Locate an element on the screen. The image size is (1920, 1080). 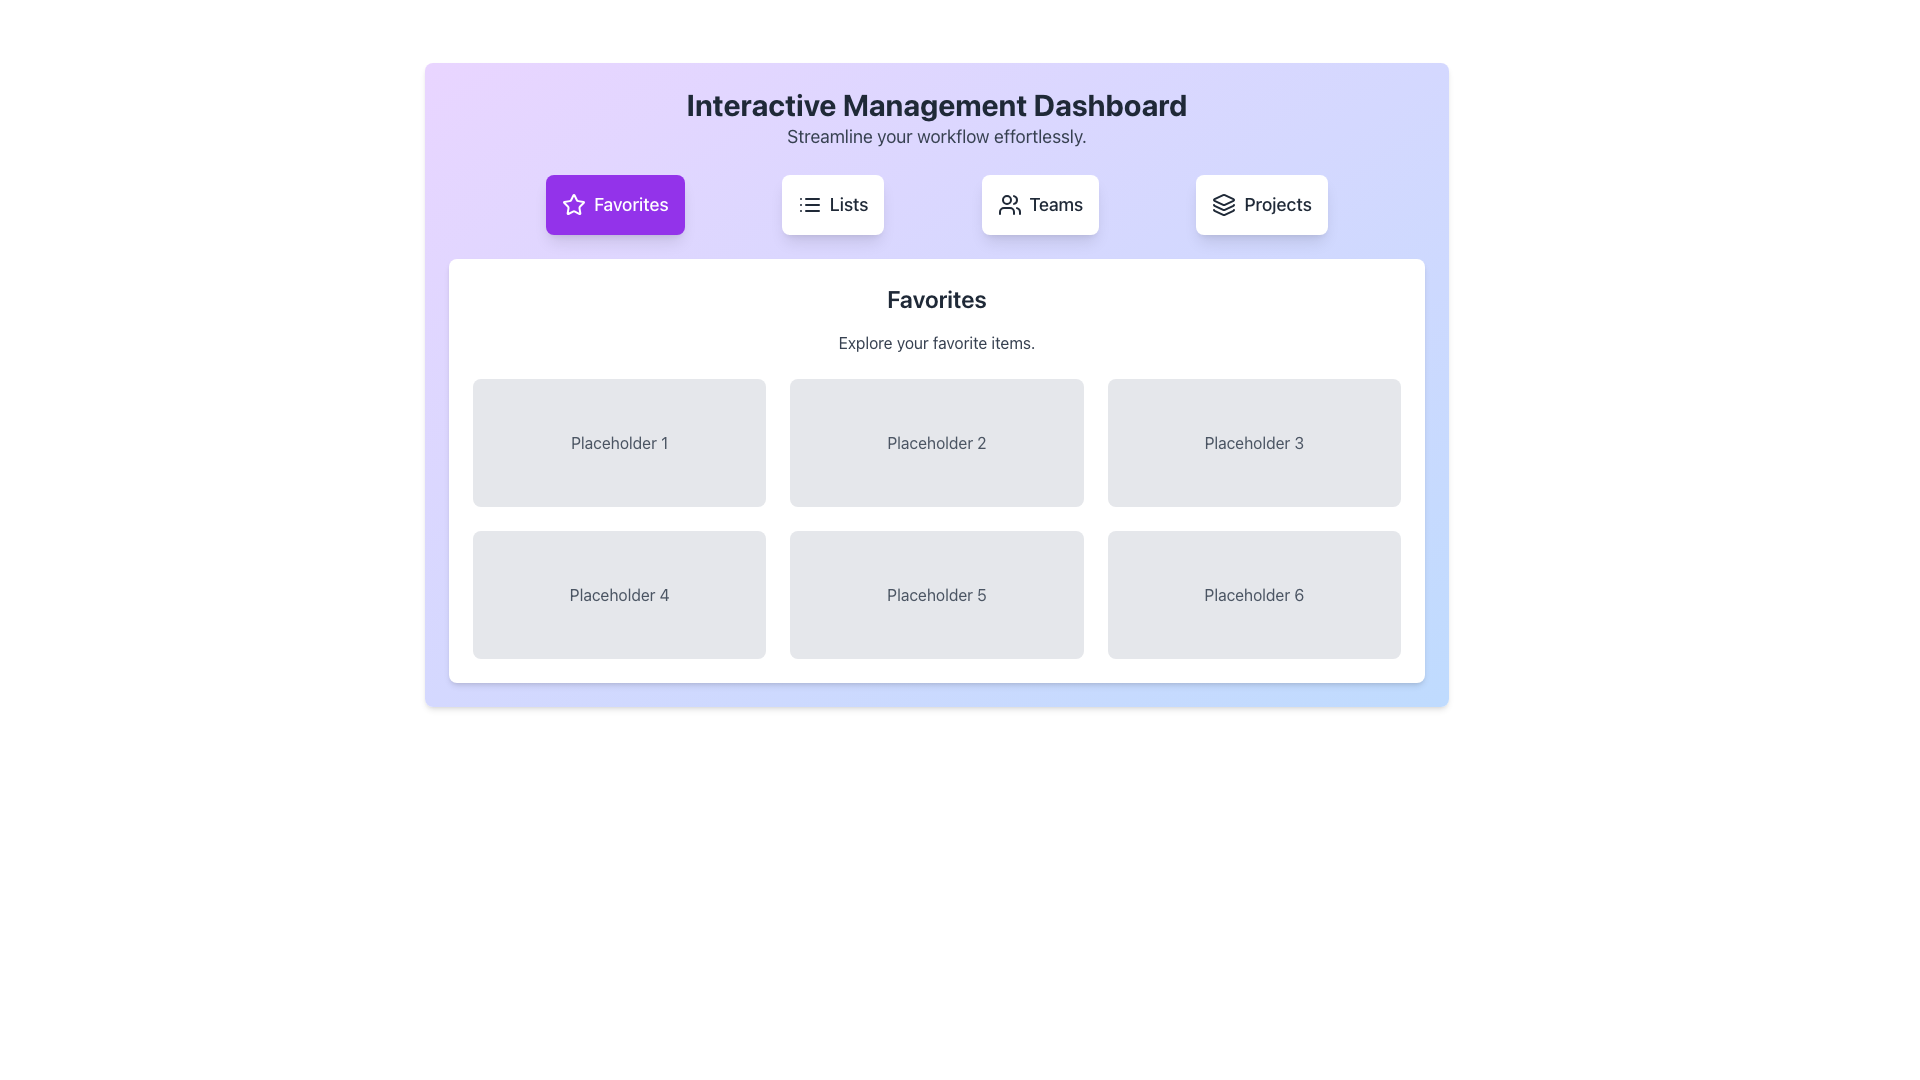
text element displaying 'Streamline your workflow effortlessly.' located below the headline 'Interactive Management Dashboard' is located at coordinates (935, 136).